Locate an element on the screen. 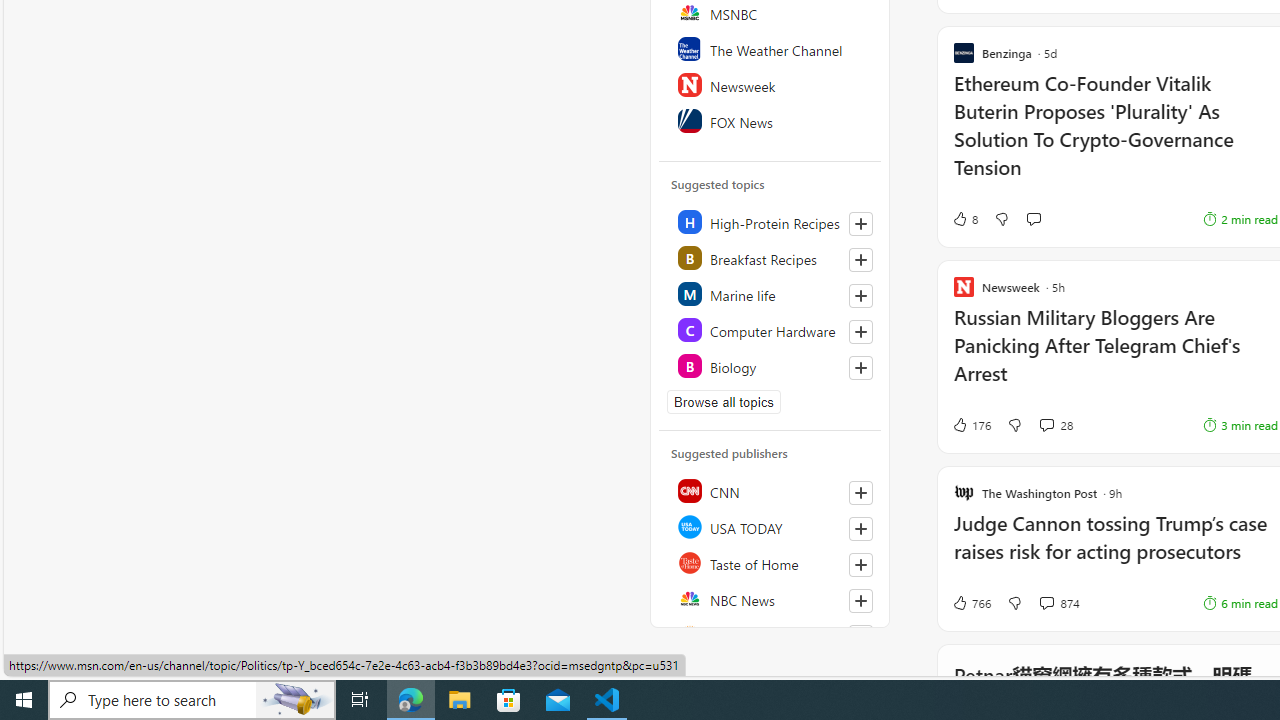 The image size is (1280, 720). '8 Like' is located at coordinates (964, 219).